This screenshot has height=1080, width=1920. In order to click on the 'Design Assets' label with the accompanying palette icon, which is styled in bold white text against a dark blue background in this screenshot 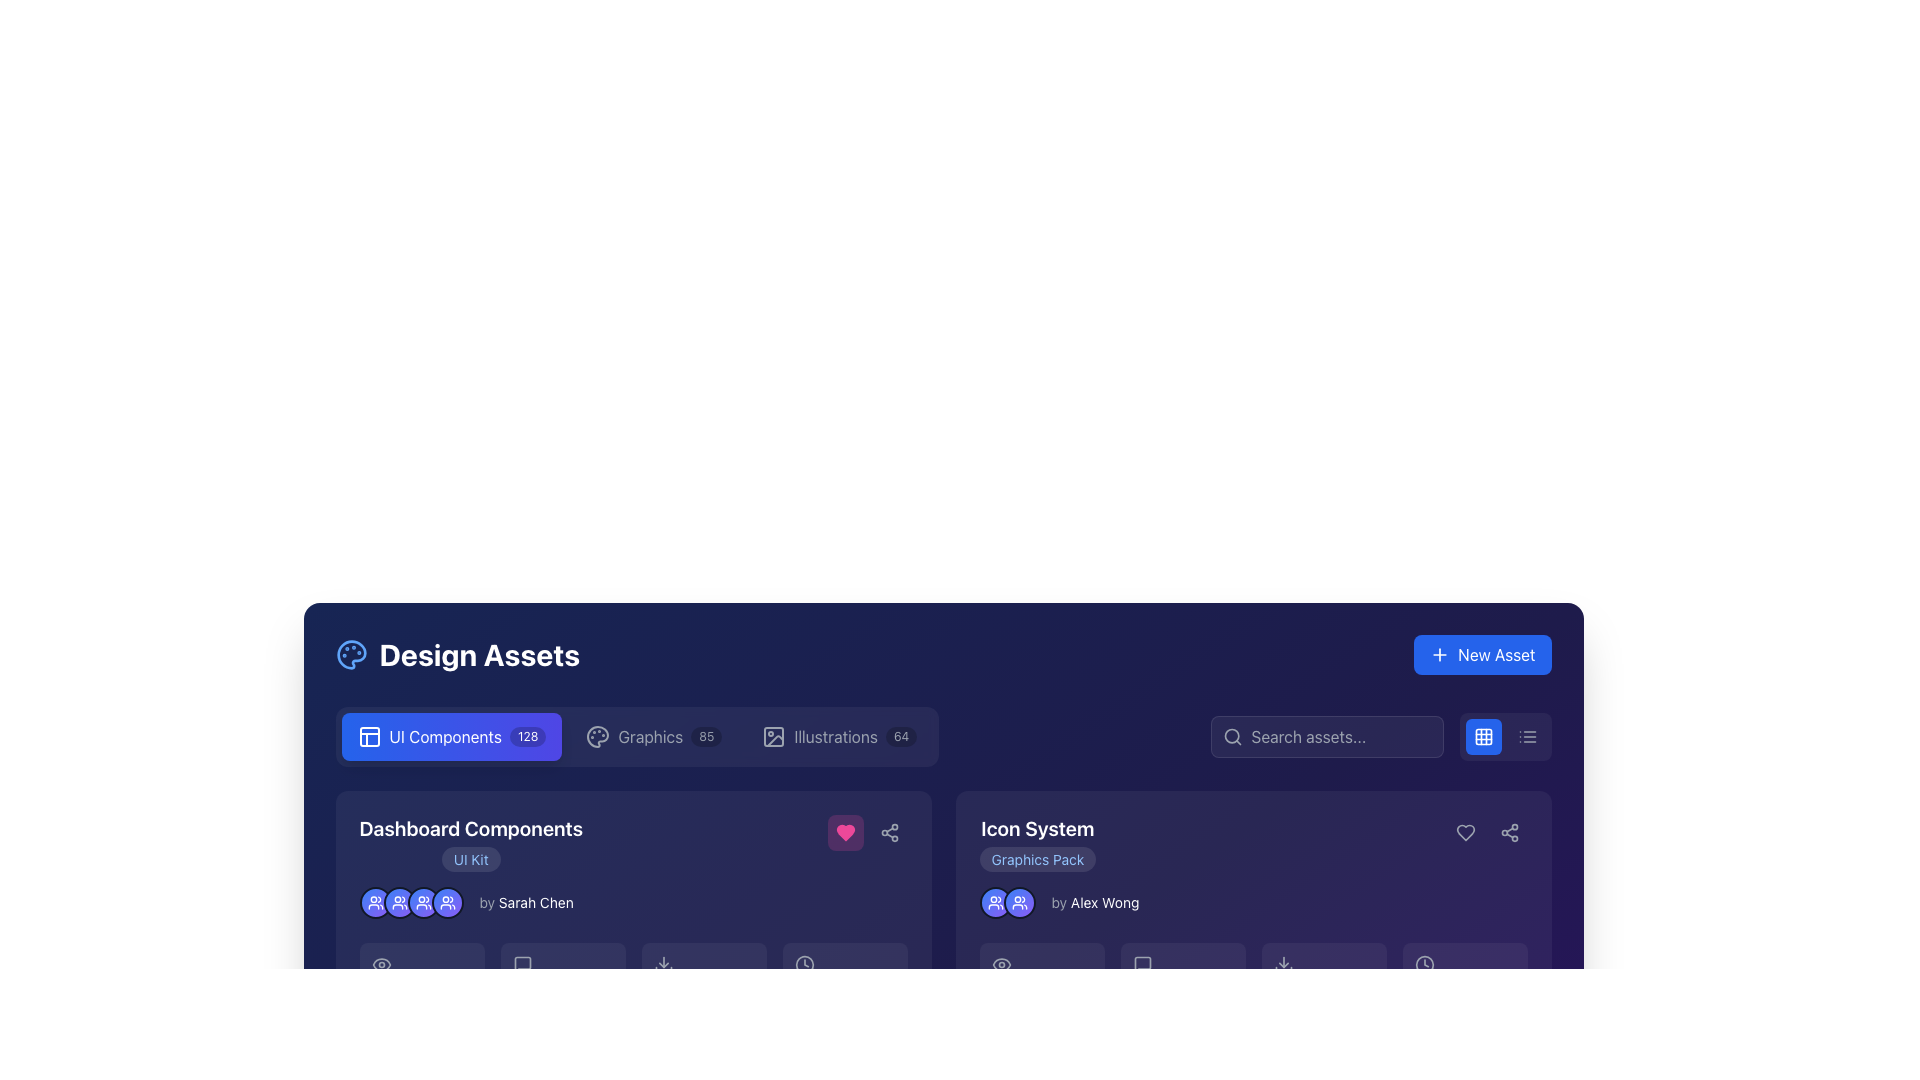, I will do `click(456, 655)`.